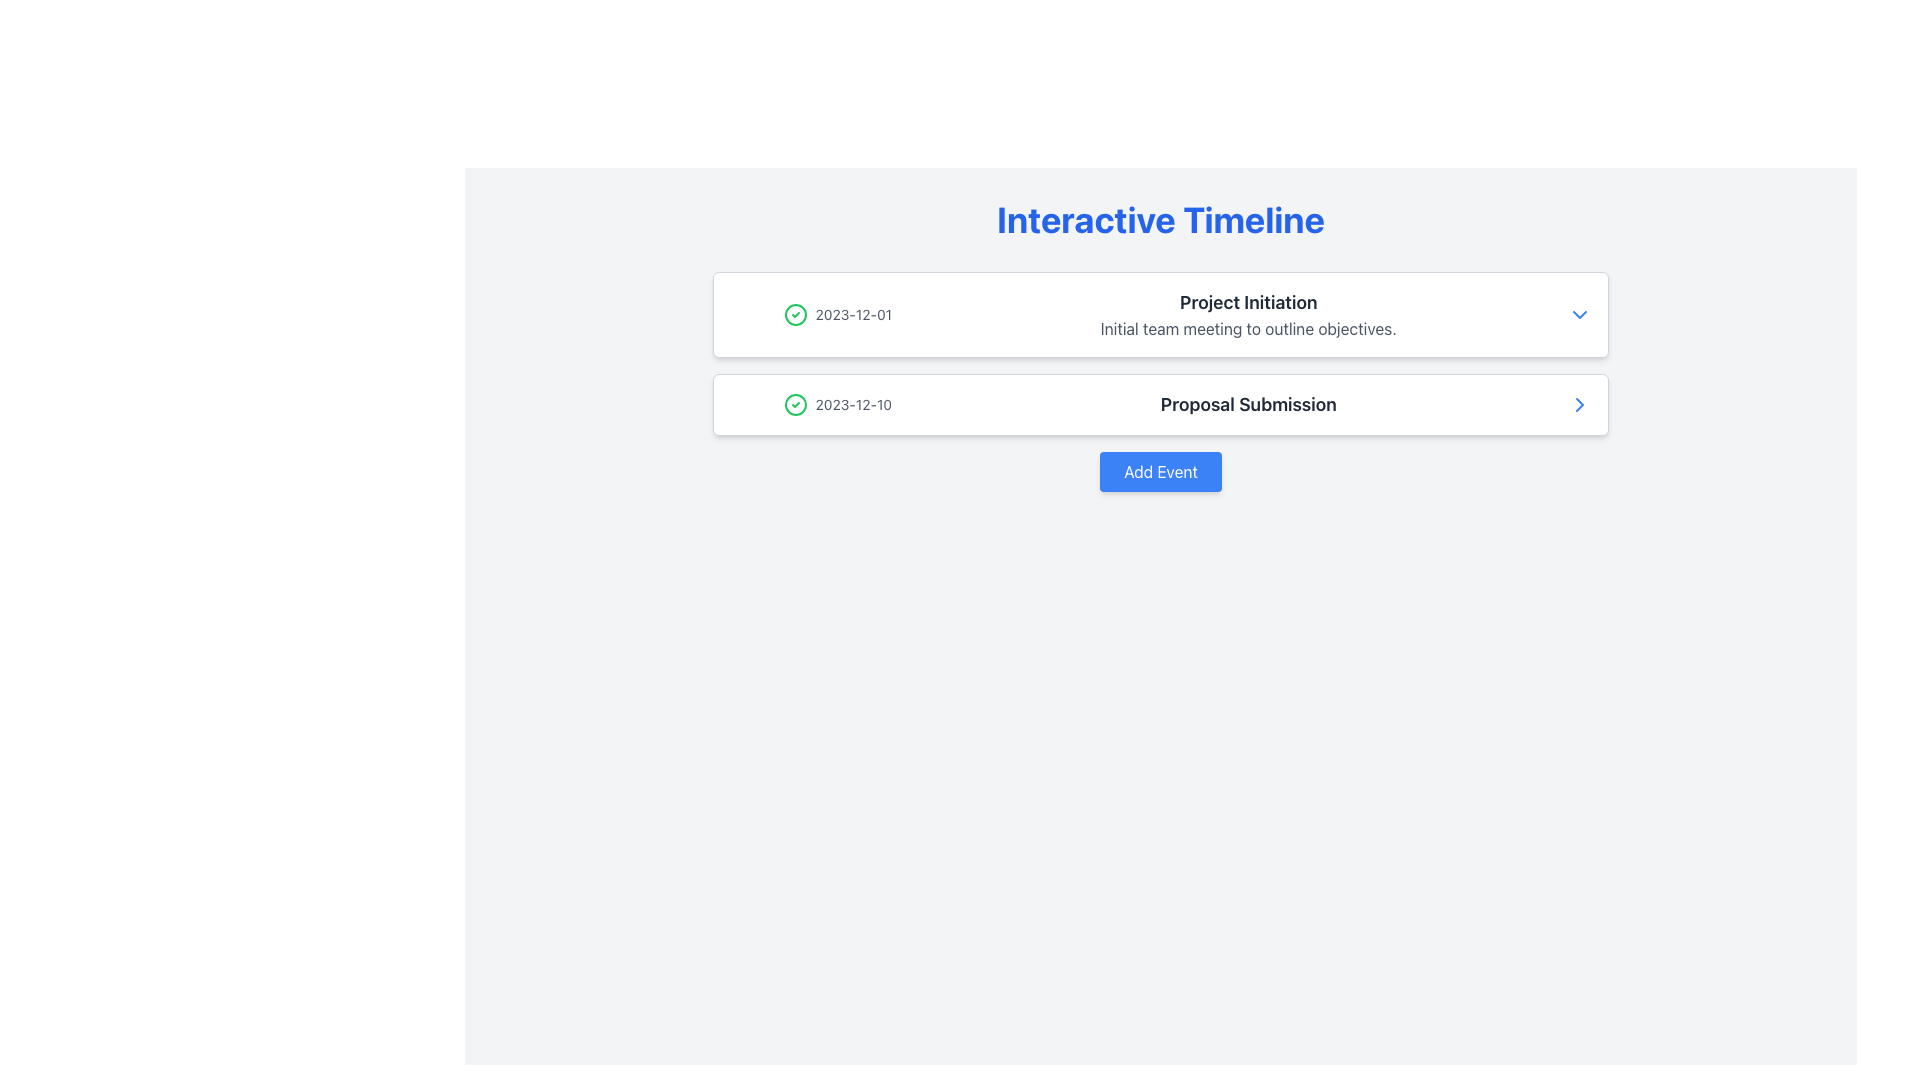 Image resolution: width=1920 pixels, height=1080 pixels. I want to click on the arrow icon on the far-right side of the 'Proposal Submission' entry, so click(1578, 405).